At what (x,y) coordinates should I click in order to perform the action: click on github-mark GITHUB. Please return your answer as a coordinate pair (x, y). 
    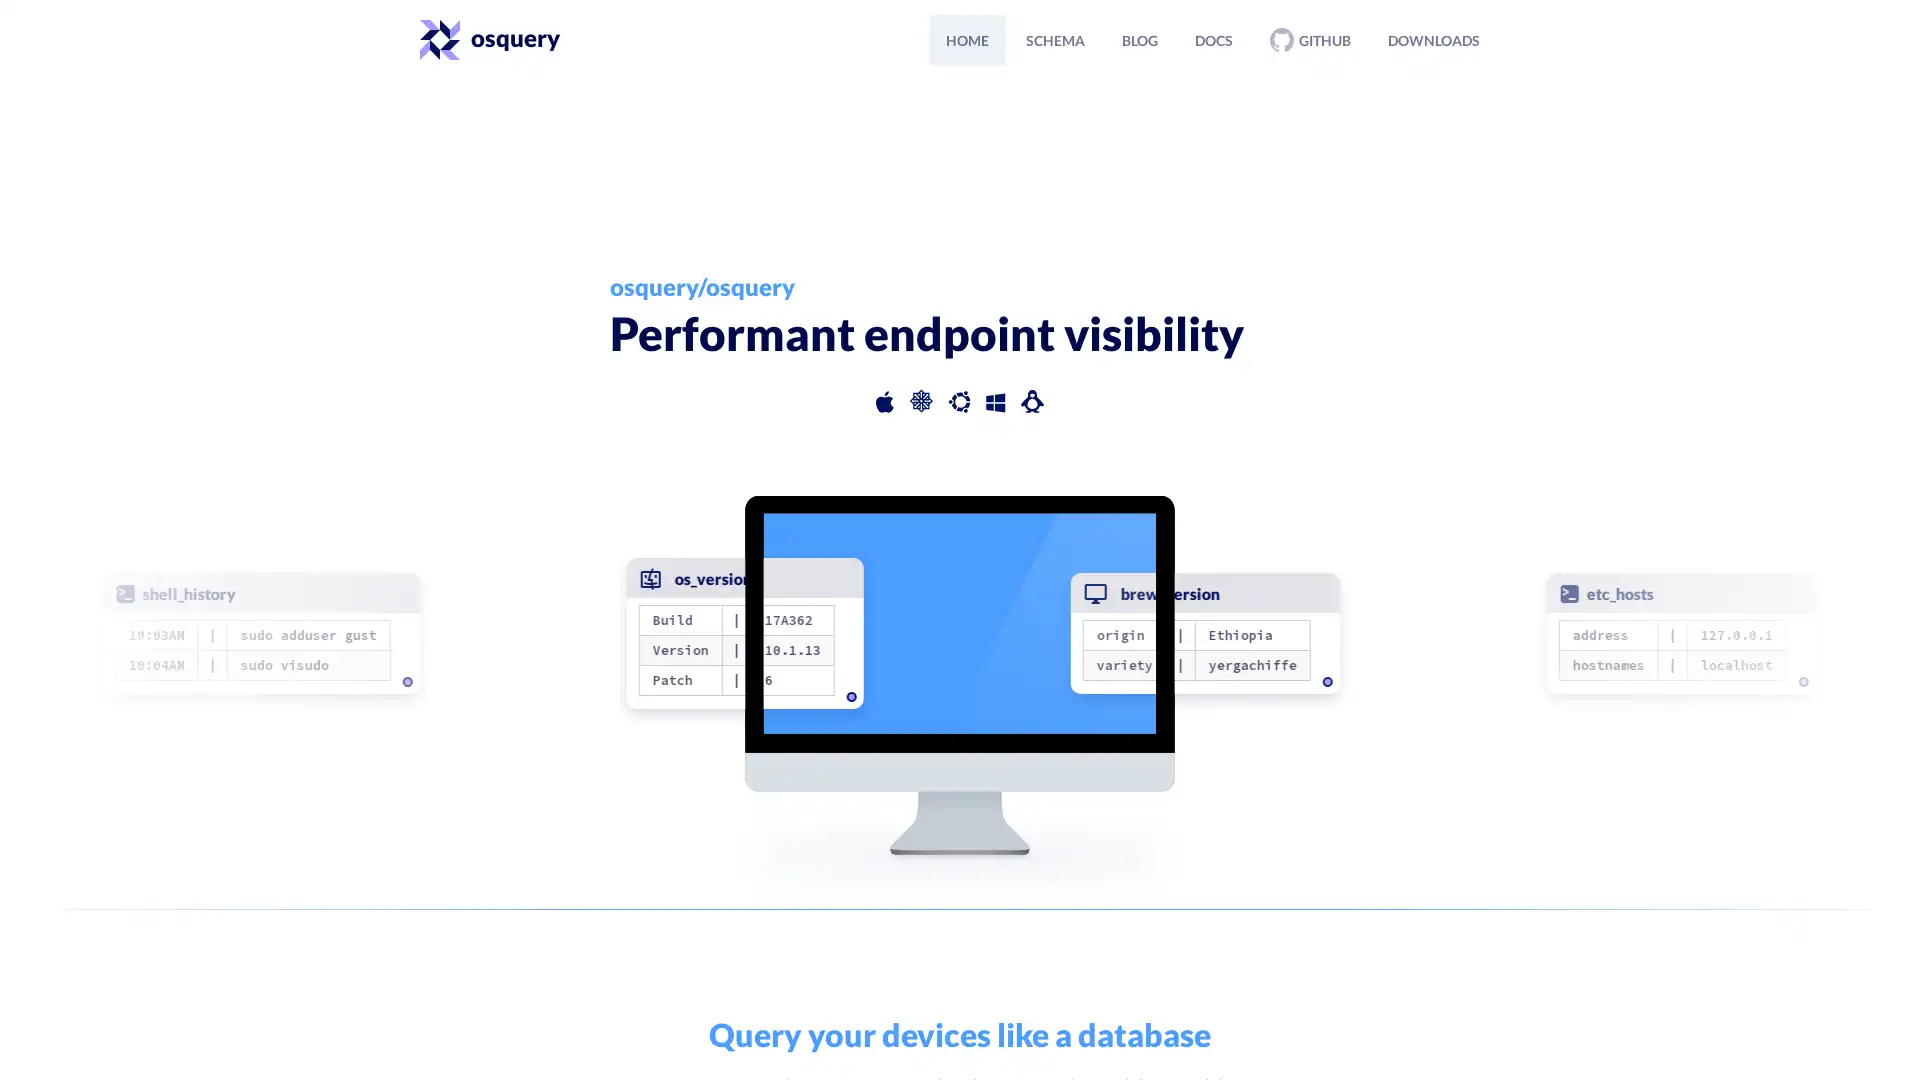
    Looking at the image, I should click on (1310, 39).